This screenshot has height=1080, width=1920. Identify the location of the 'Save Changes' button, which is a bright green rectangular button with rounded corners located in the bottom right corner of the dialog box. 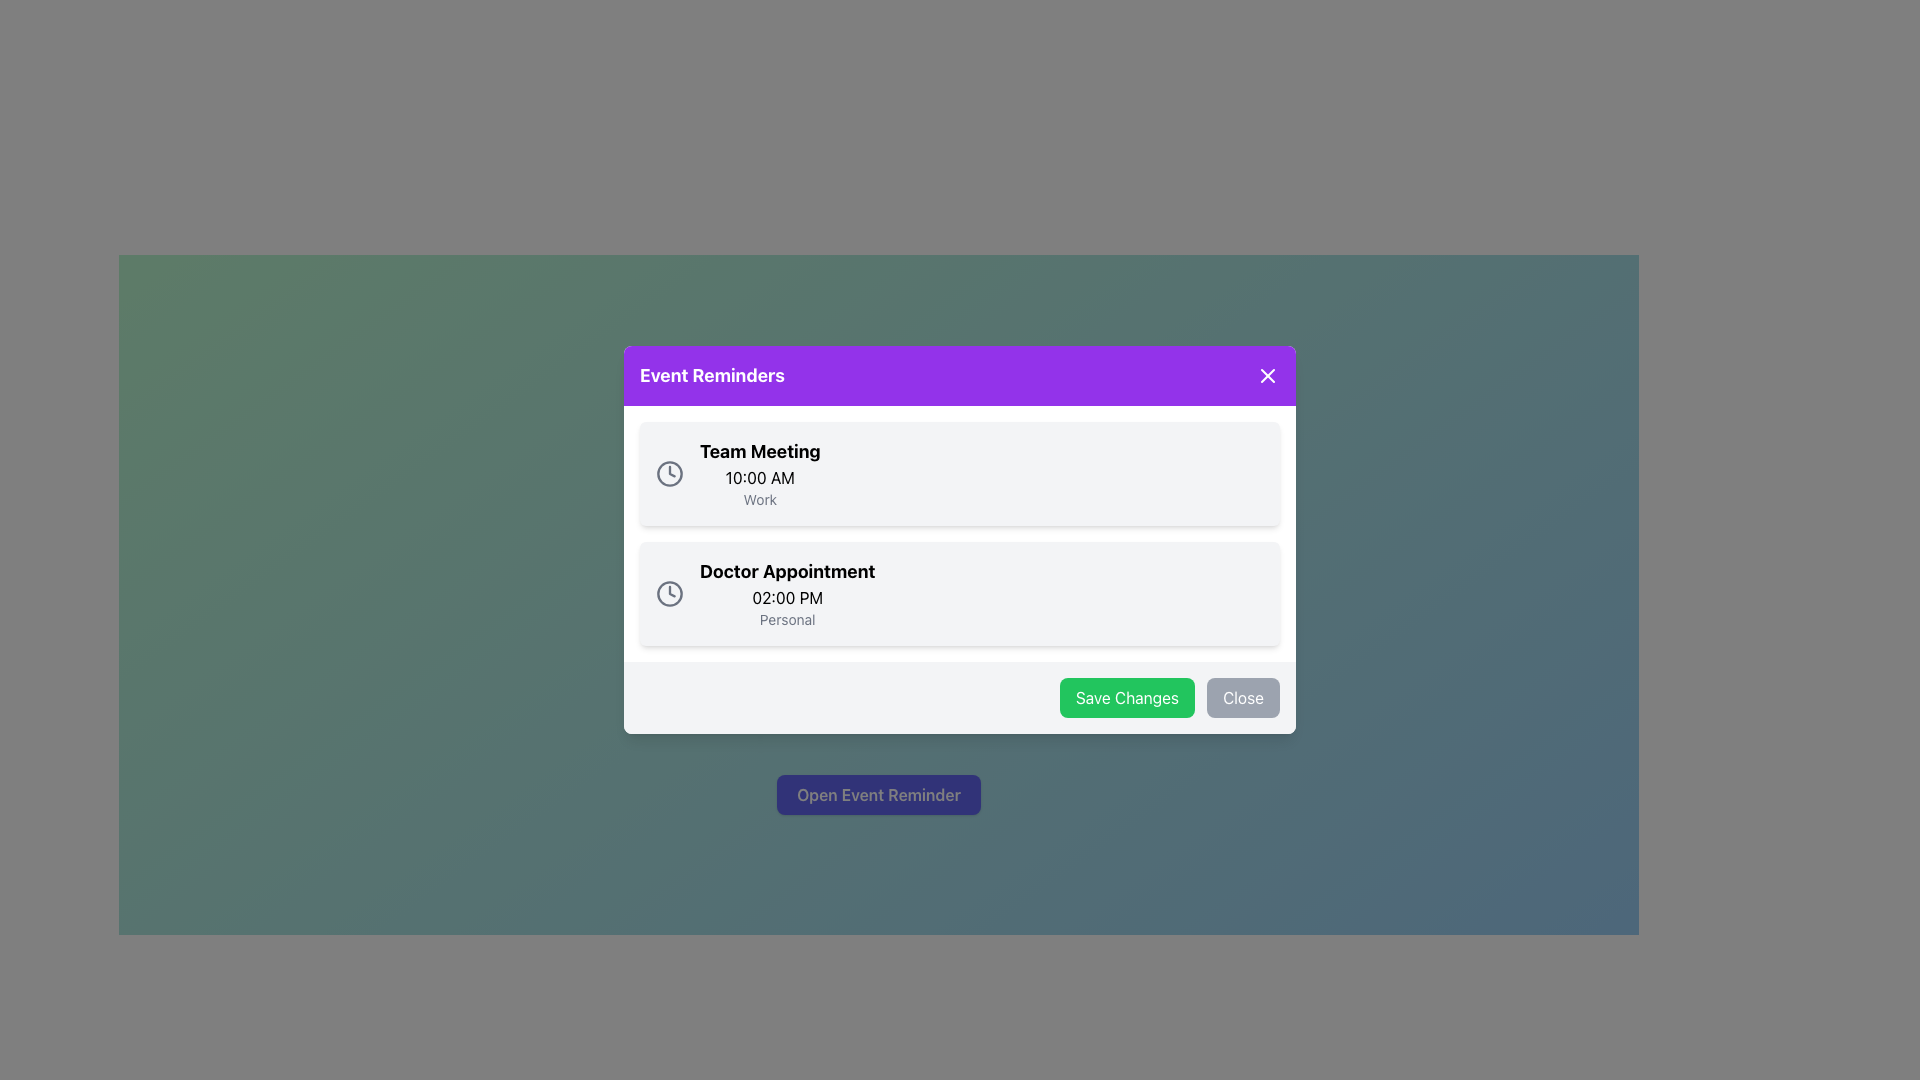
(1127, 697).